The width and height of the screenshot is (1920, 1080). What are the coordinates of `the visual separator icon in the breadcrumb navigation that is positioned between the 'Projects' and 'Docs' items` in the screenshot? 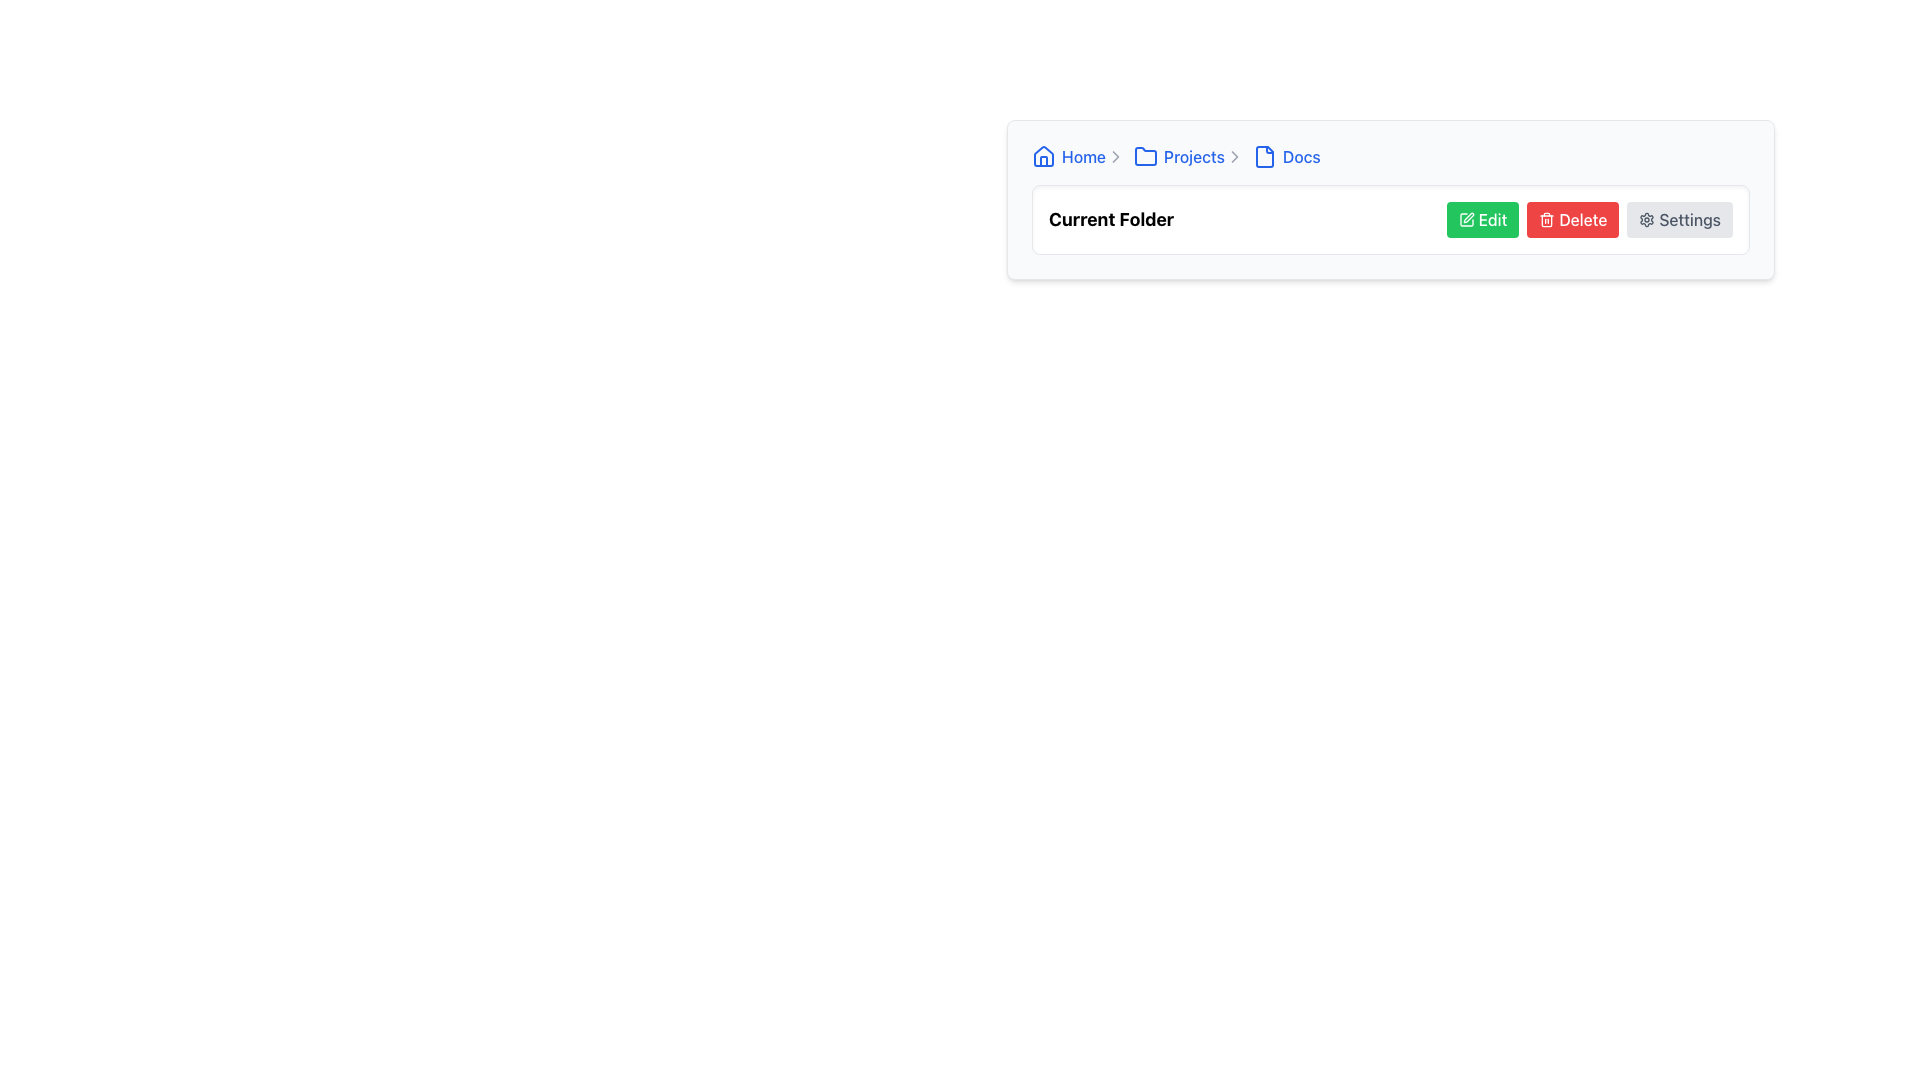 It's located at (1233, 156).